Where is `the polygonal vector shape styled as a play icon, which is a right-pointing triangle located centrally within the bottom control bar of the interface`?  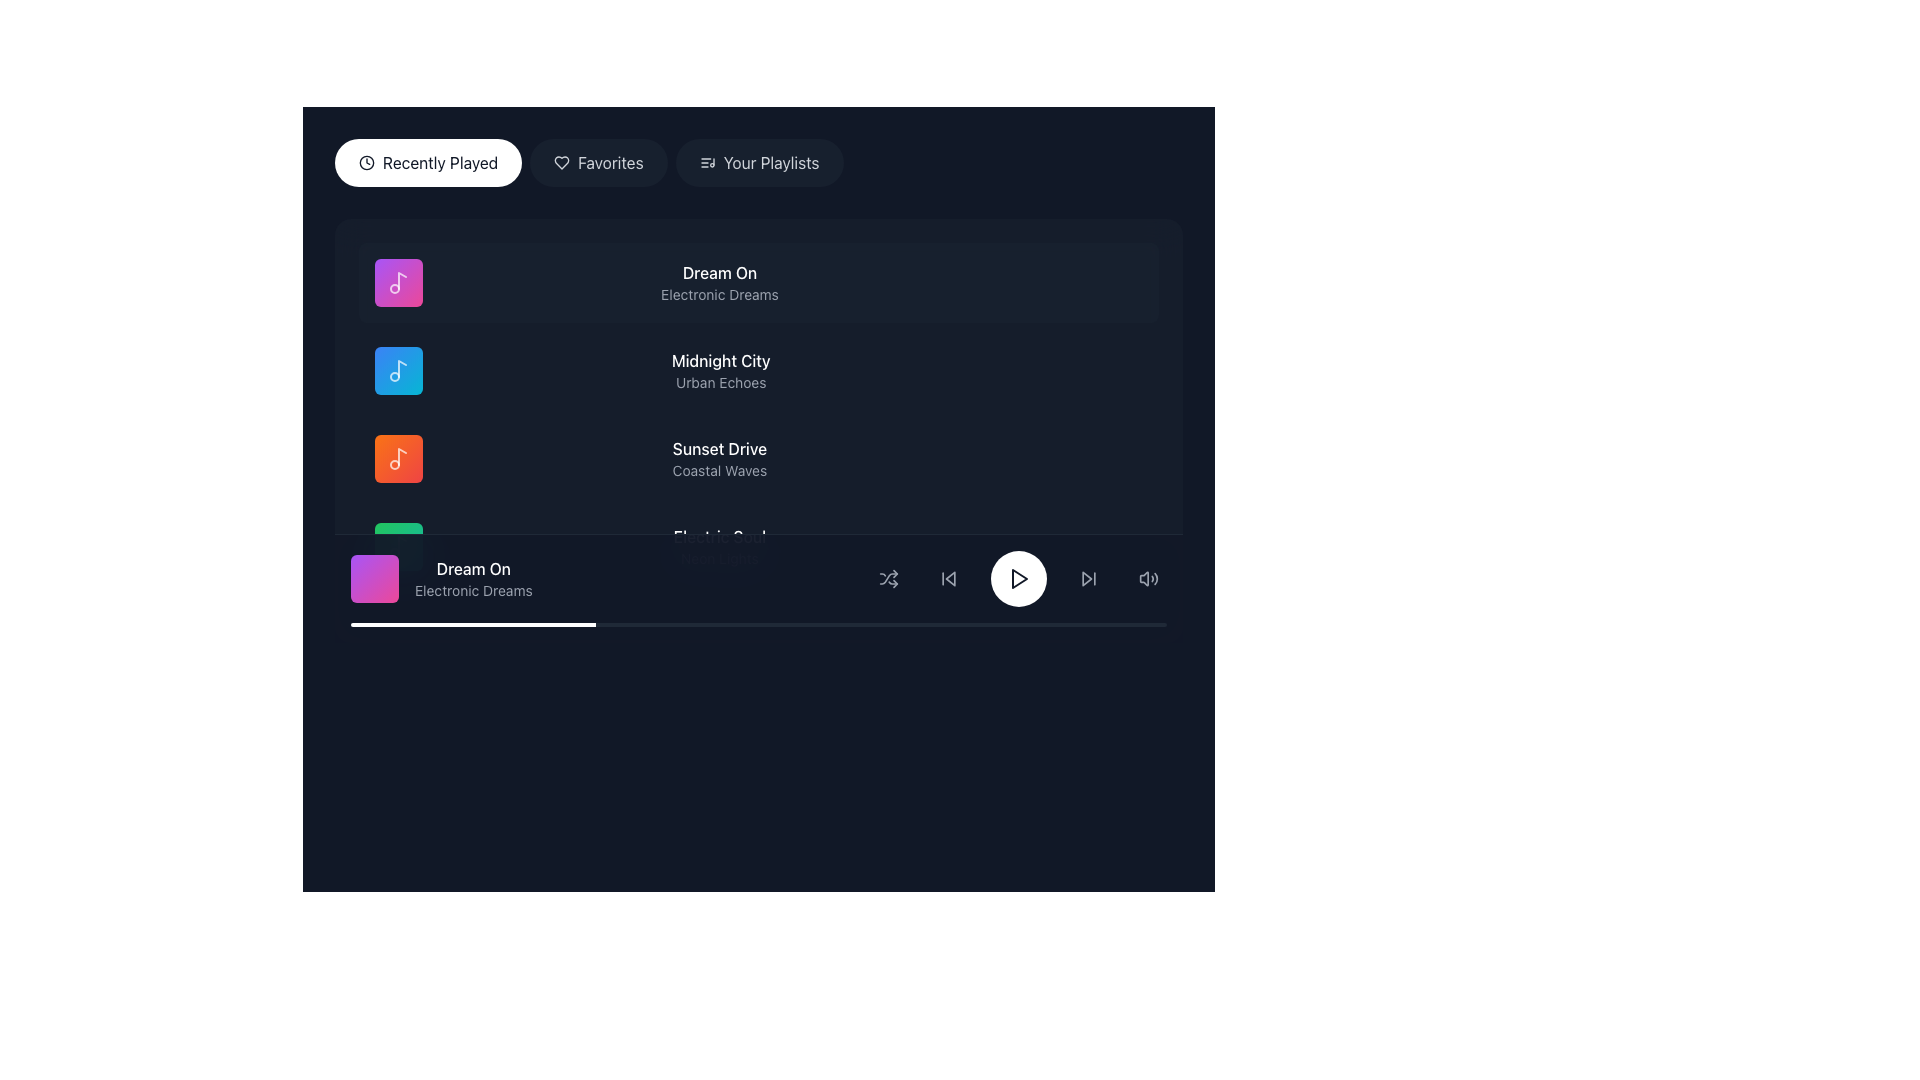
the polygonal vector shape styled as a play icon, which is a right-pointing triangle located centrally within the bottom control bar of the interface is located at coordinates (1019, 578).